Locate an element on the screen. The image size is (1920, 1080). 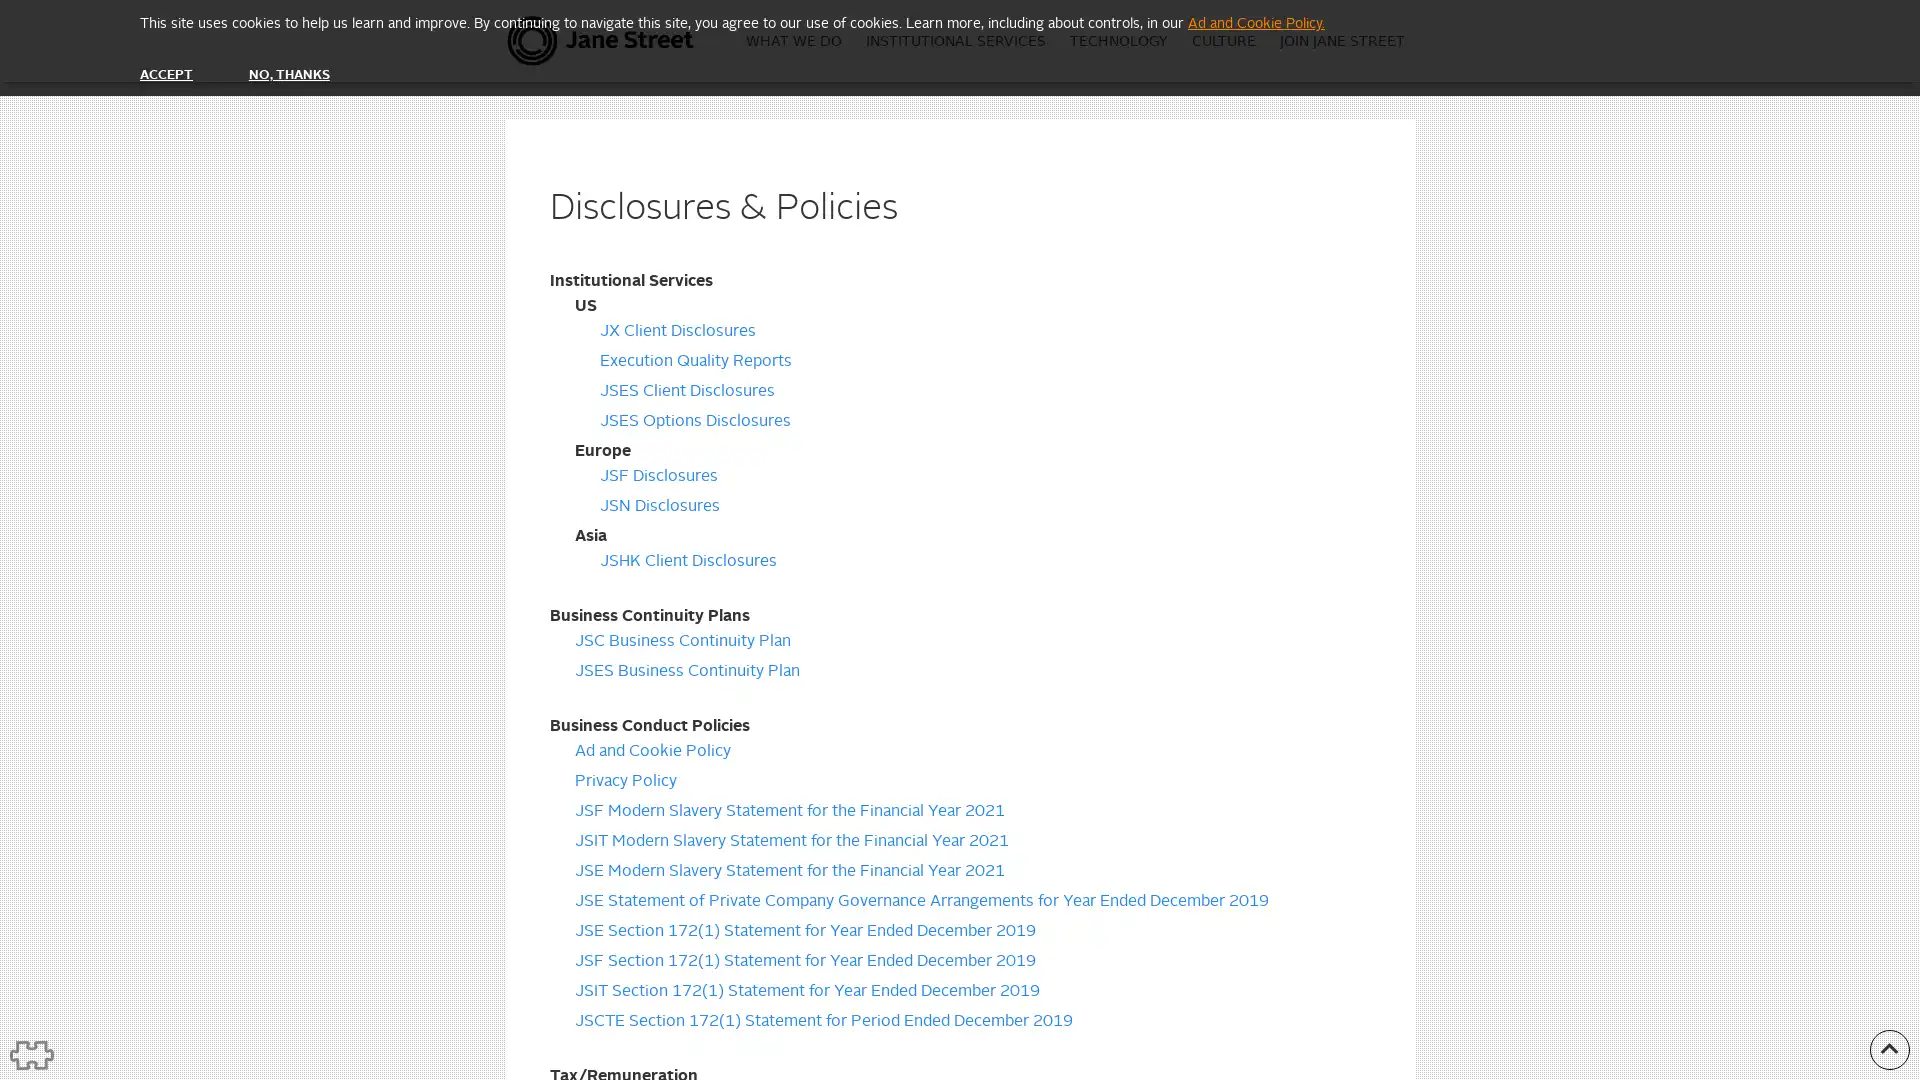
deny cookies is located at coordinates (287, 74).